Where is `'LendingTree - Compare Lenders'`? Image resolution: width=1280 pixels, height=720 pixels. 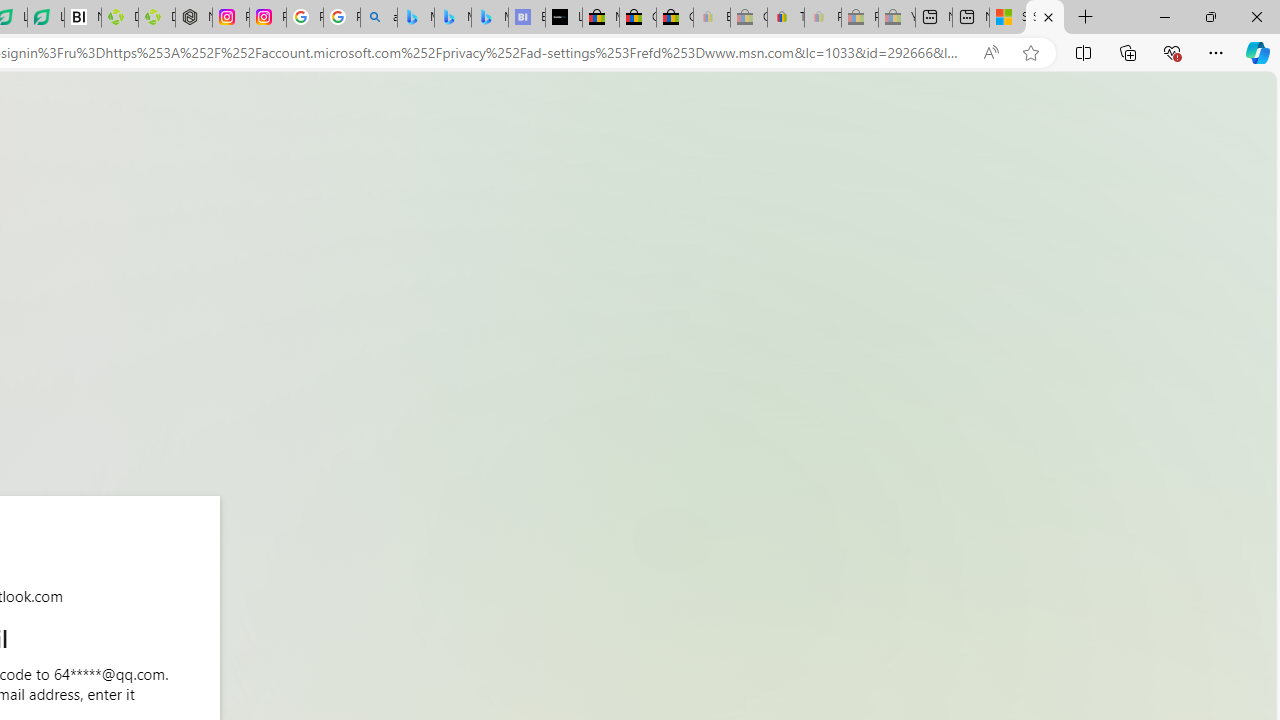
'LendingTree - Compare Lenders' is located at coordinates (46, 17).